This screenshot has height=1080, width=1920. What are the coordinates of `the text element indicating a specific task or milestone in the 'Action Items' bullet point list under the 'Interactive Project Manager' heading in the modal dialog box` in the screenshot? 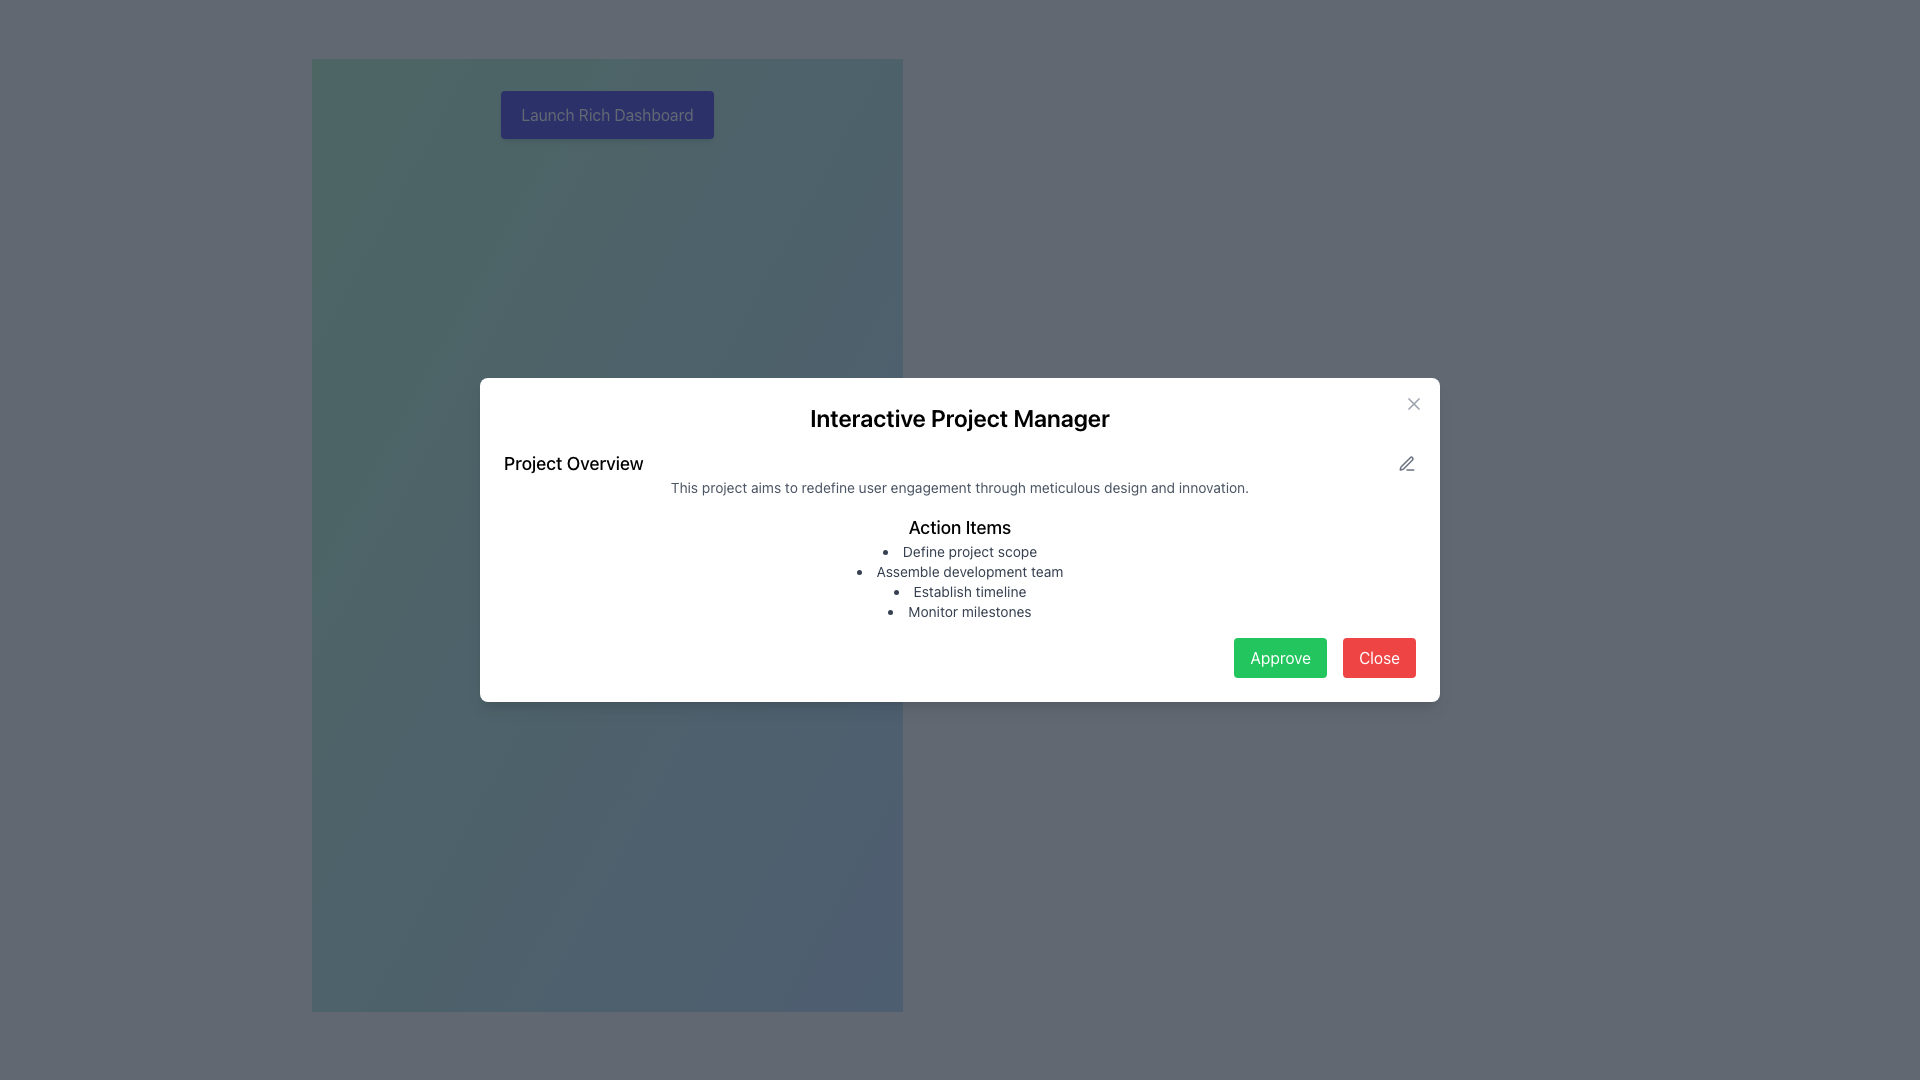 It's located at (960, 611).